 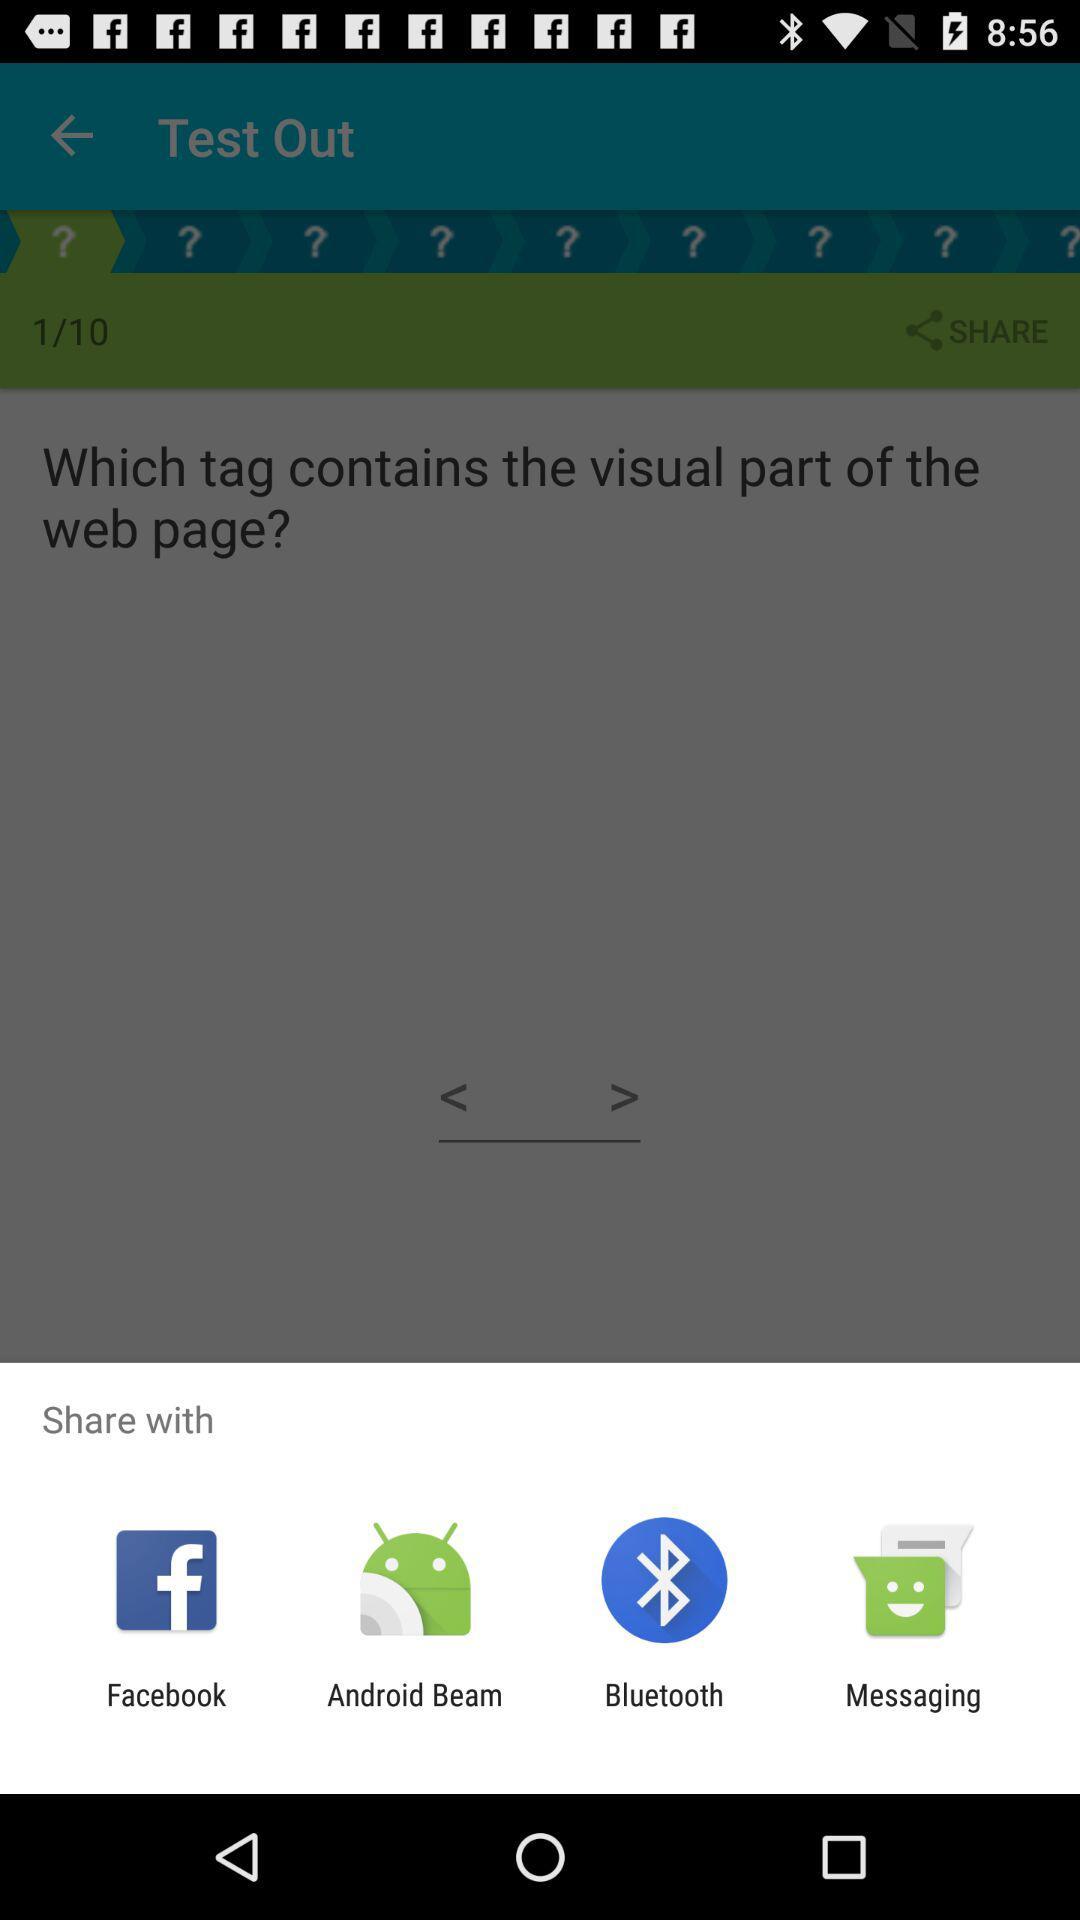 What do you see at coordinates (414, 1711) in the screenshot?
I see `the app next to bluetooth item` at bounding box center [414, 1711].